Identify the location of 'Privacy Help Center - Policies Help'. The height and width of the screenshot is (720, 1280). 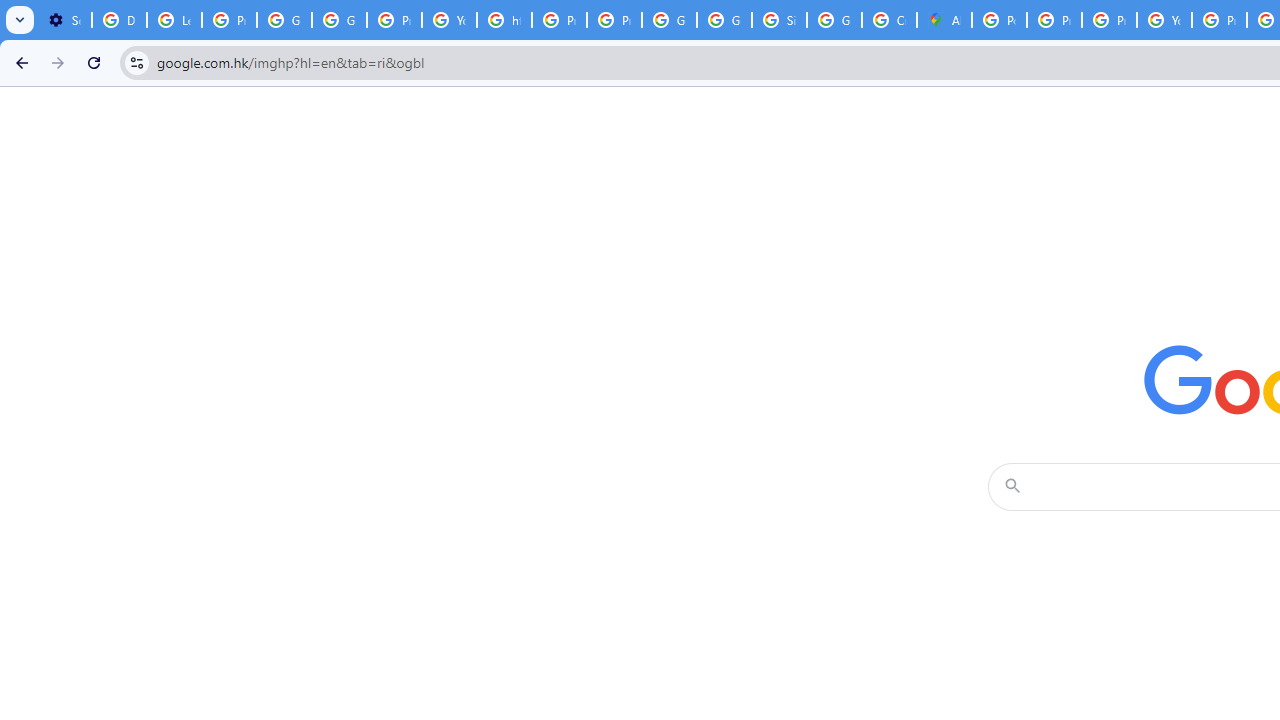
(1053, 20).